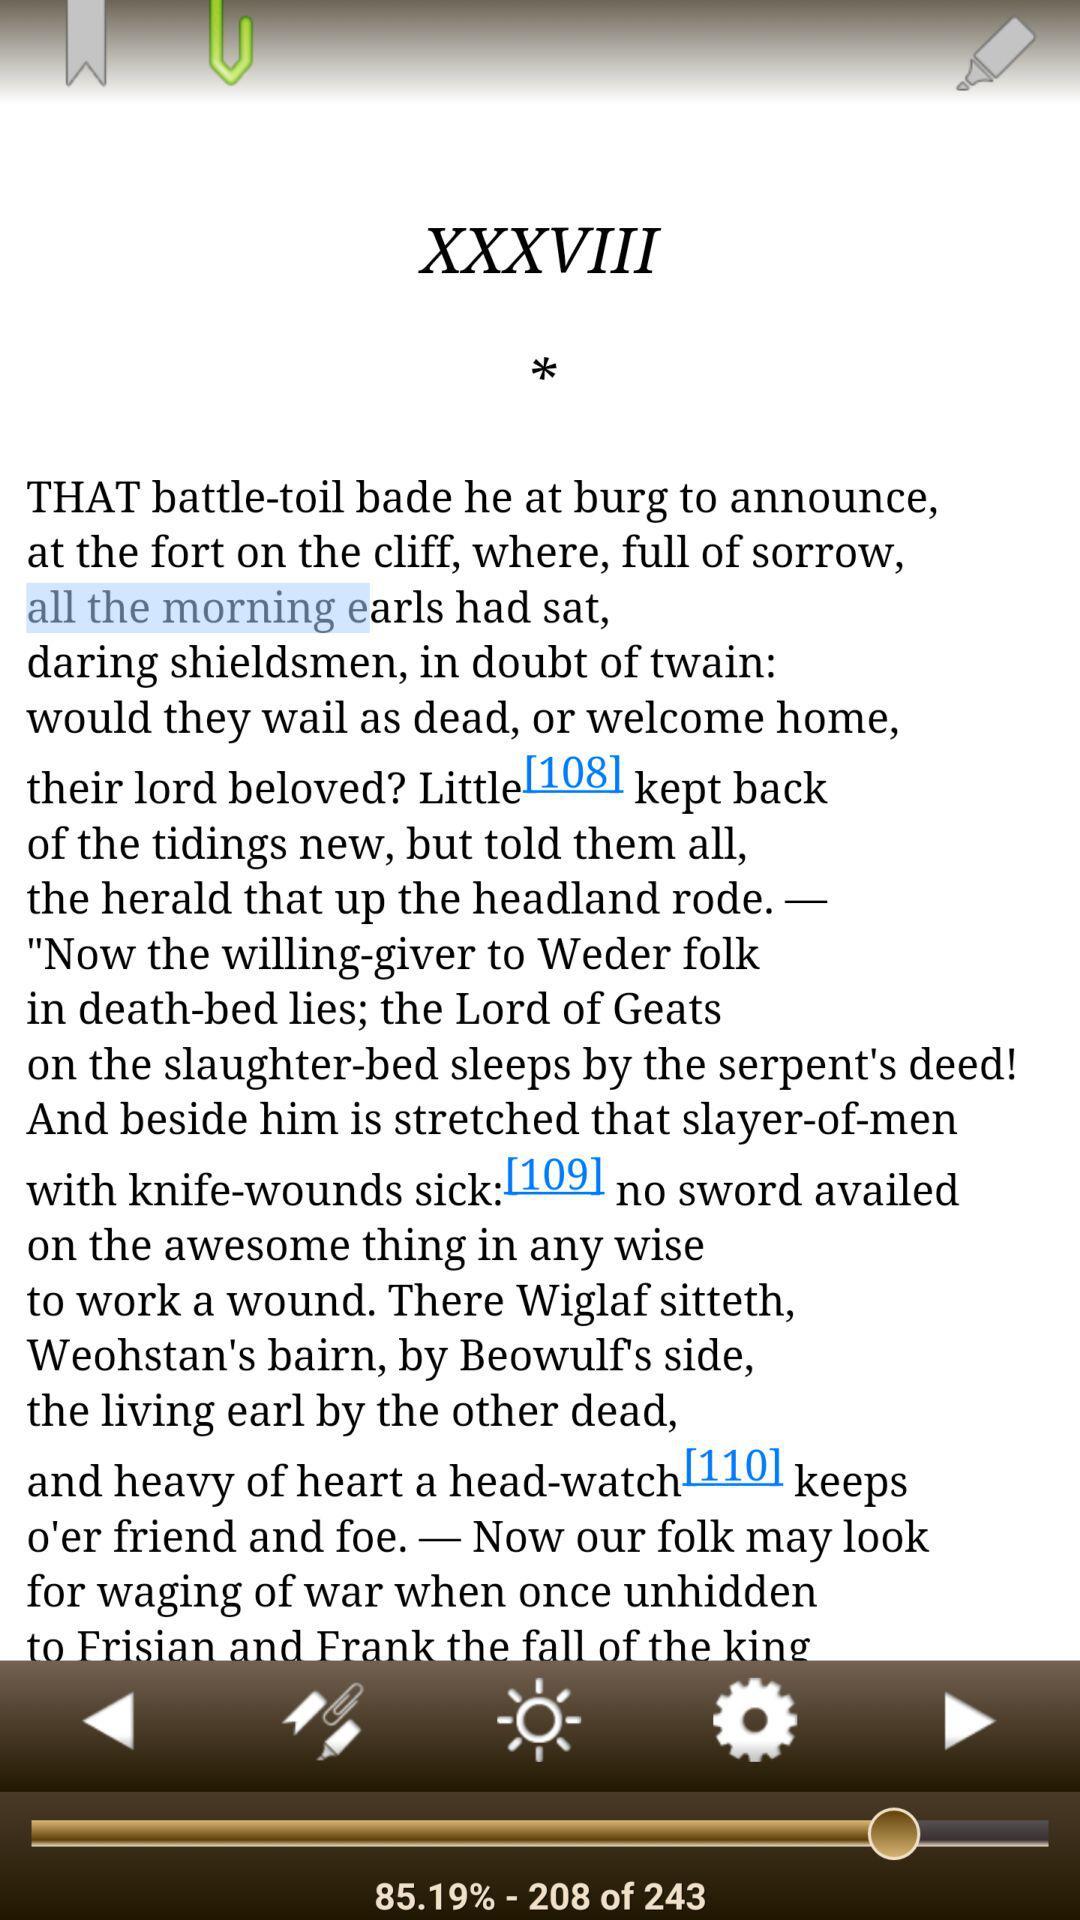  What do you see at coordinates (971, 1725) in the screenshot?
I see `proceed to next` at bounding box center [971, 1725].